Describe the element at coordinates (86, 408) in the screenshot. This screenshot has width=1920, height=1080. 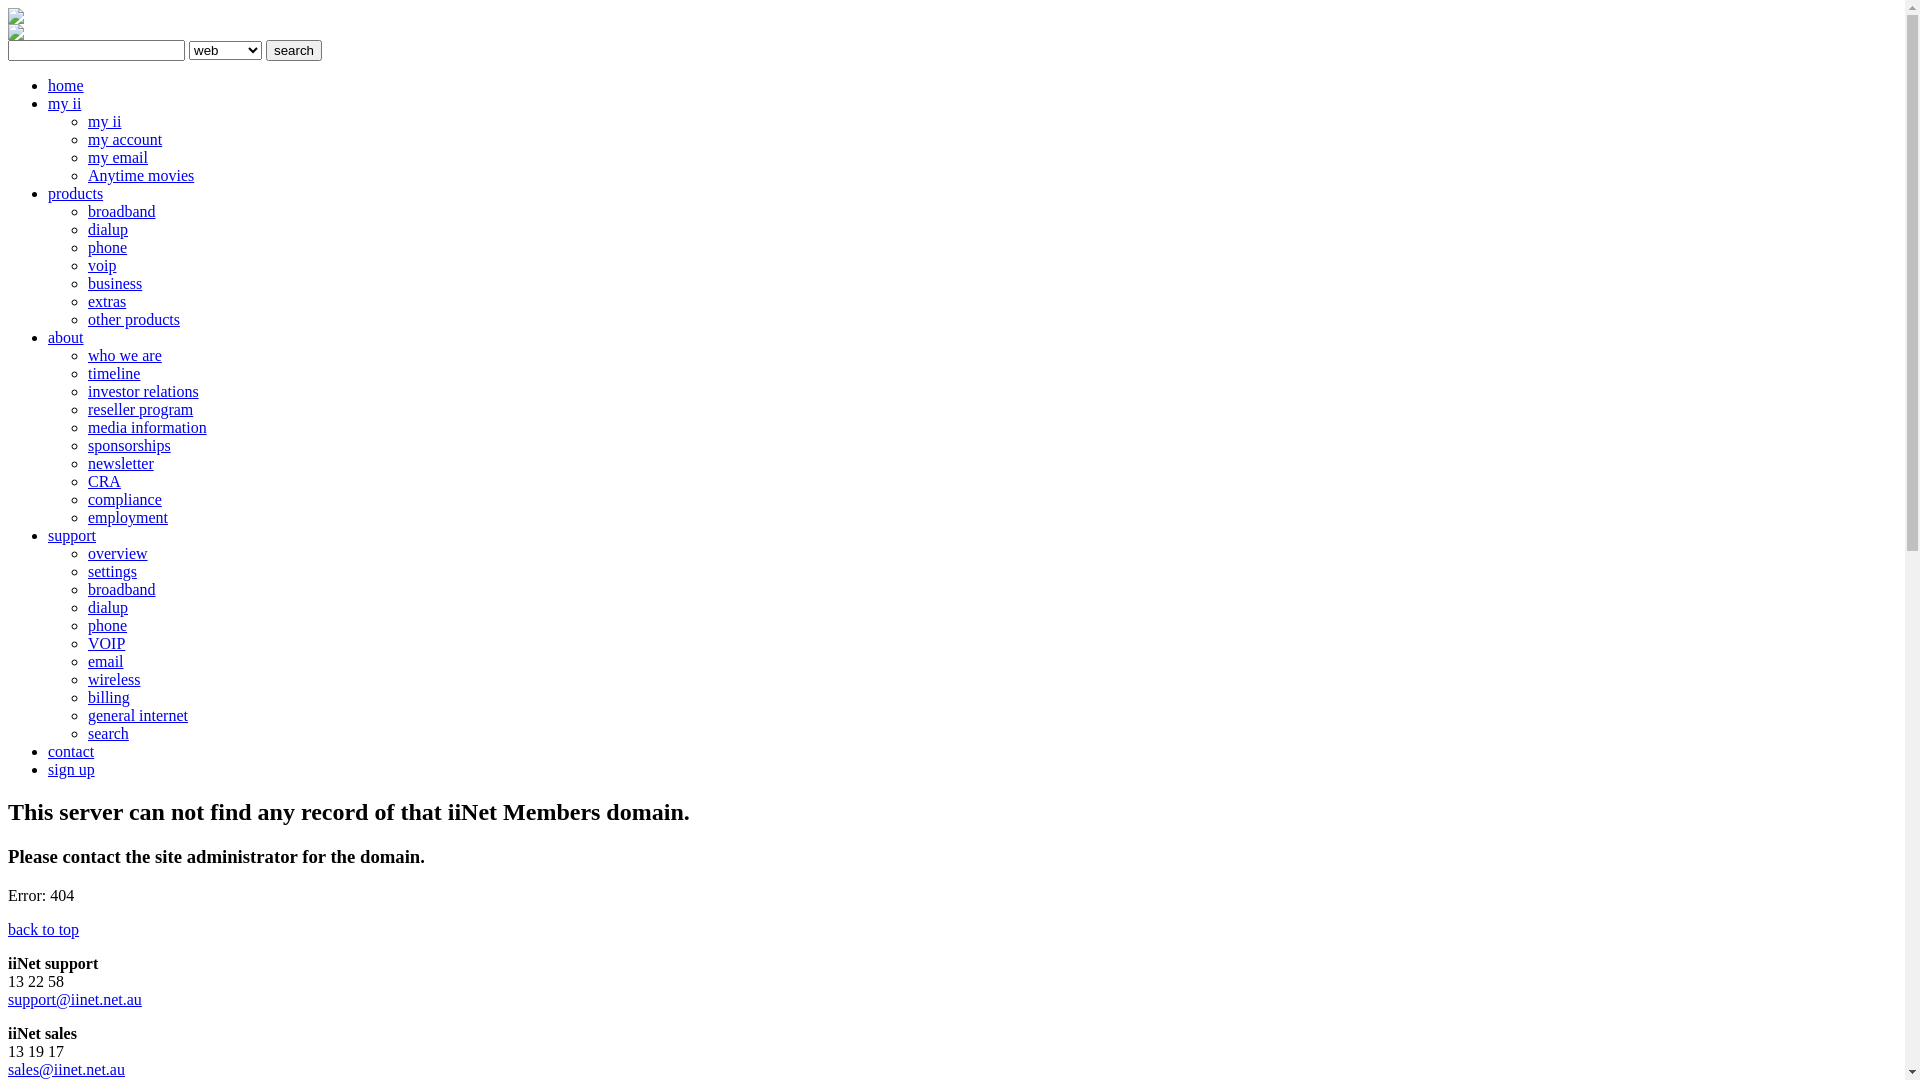
I see `'reseller program'` at that location.